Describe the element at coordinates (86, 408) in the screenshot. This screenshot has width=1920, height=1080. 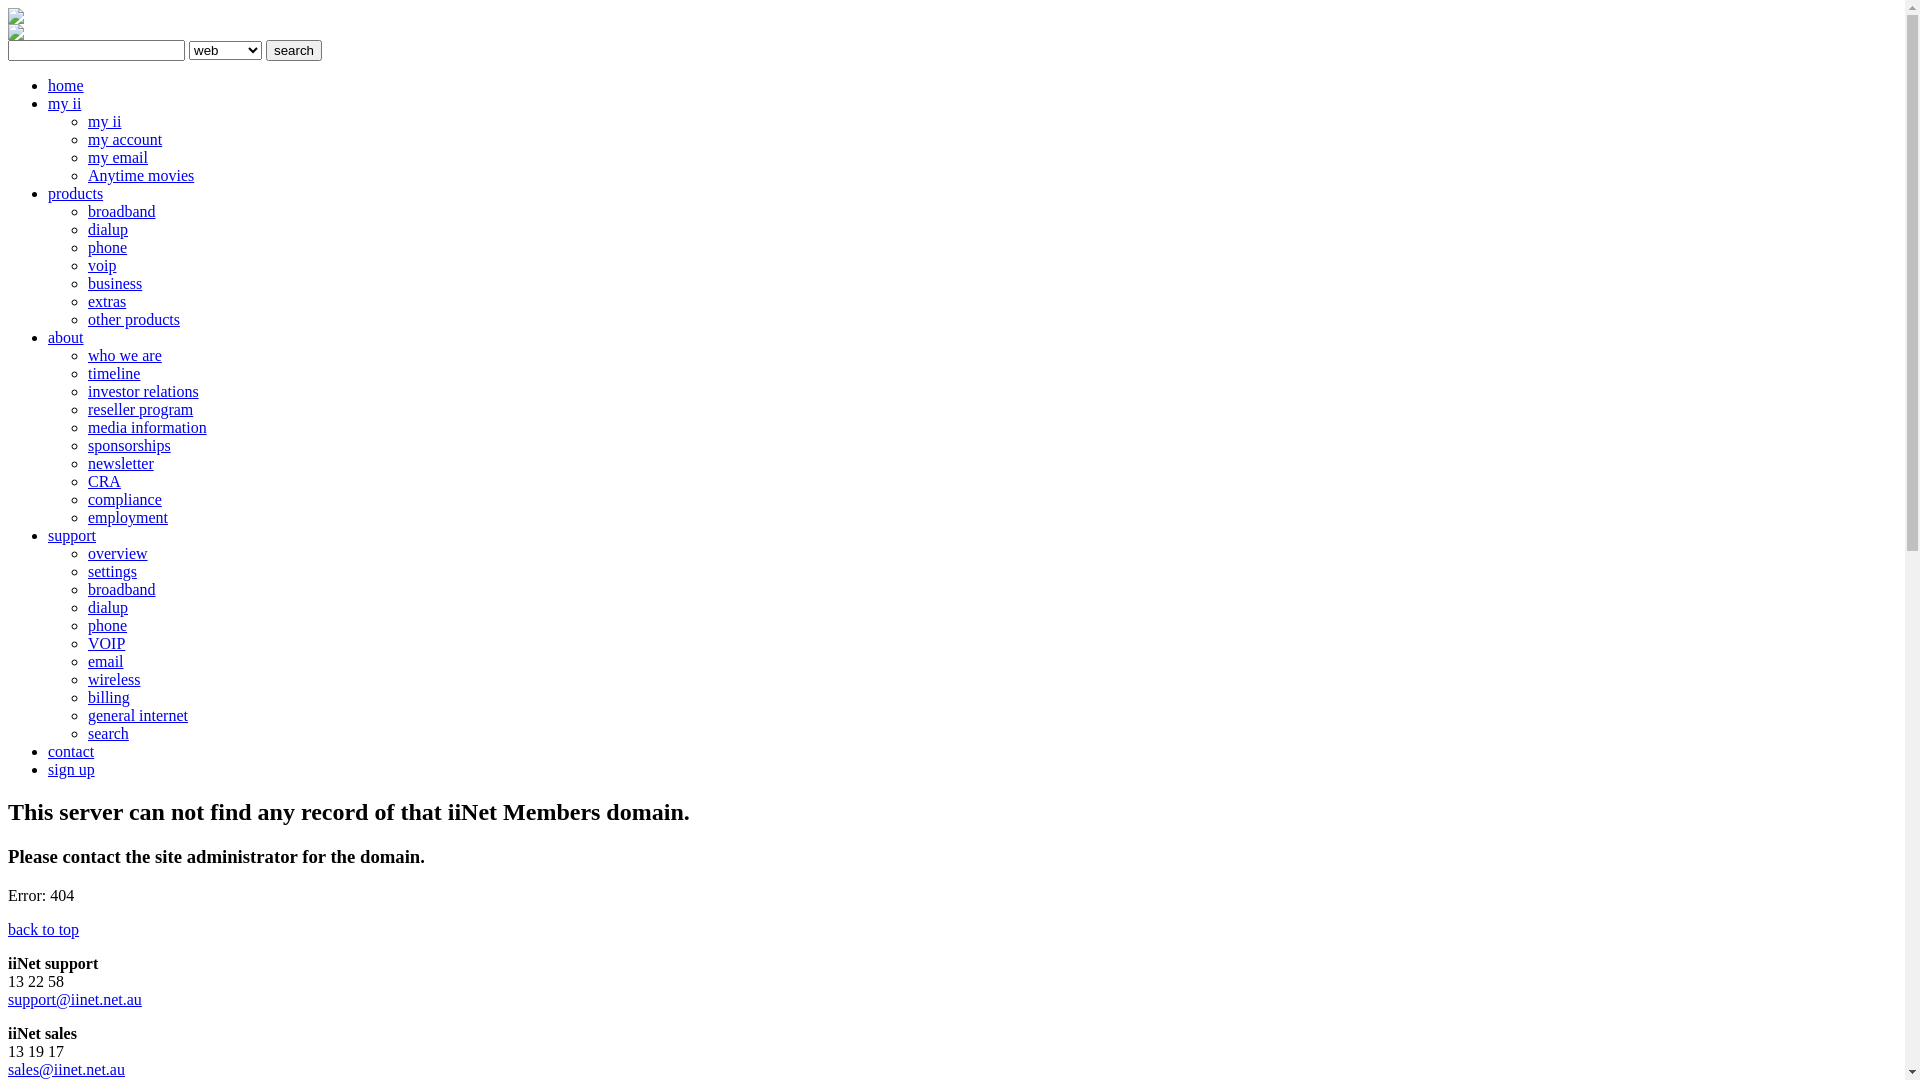
I see `'reseller program'` at that location.